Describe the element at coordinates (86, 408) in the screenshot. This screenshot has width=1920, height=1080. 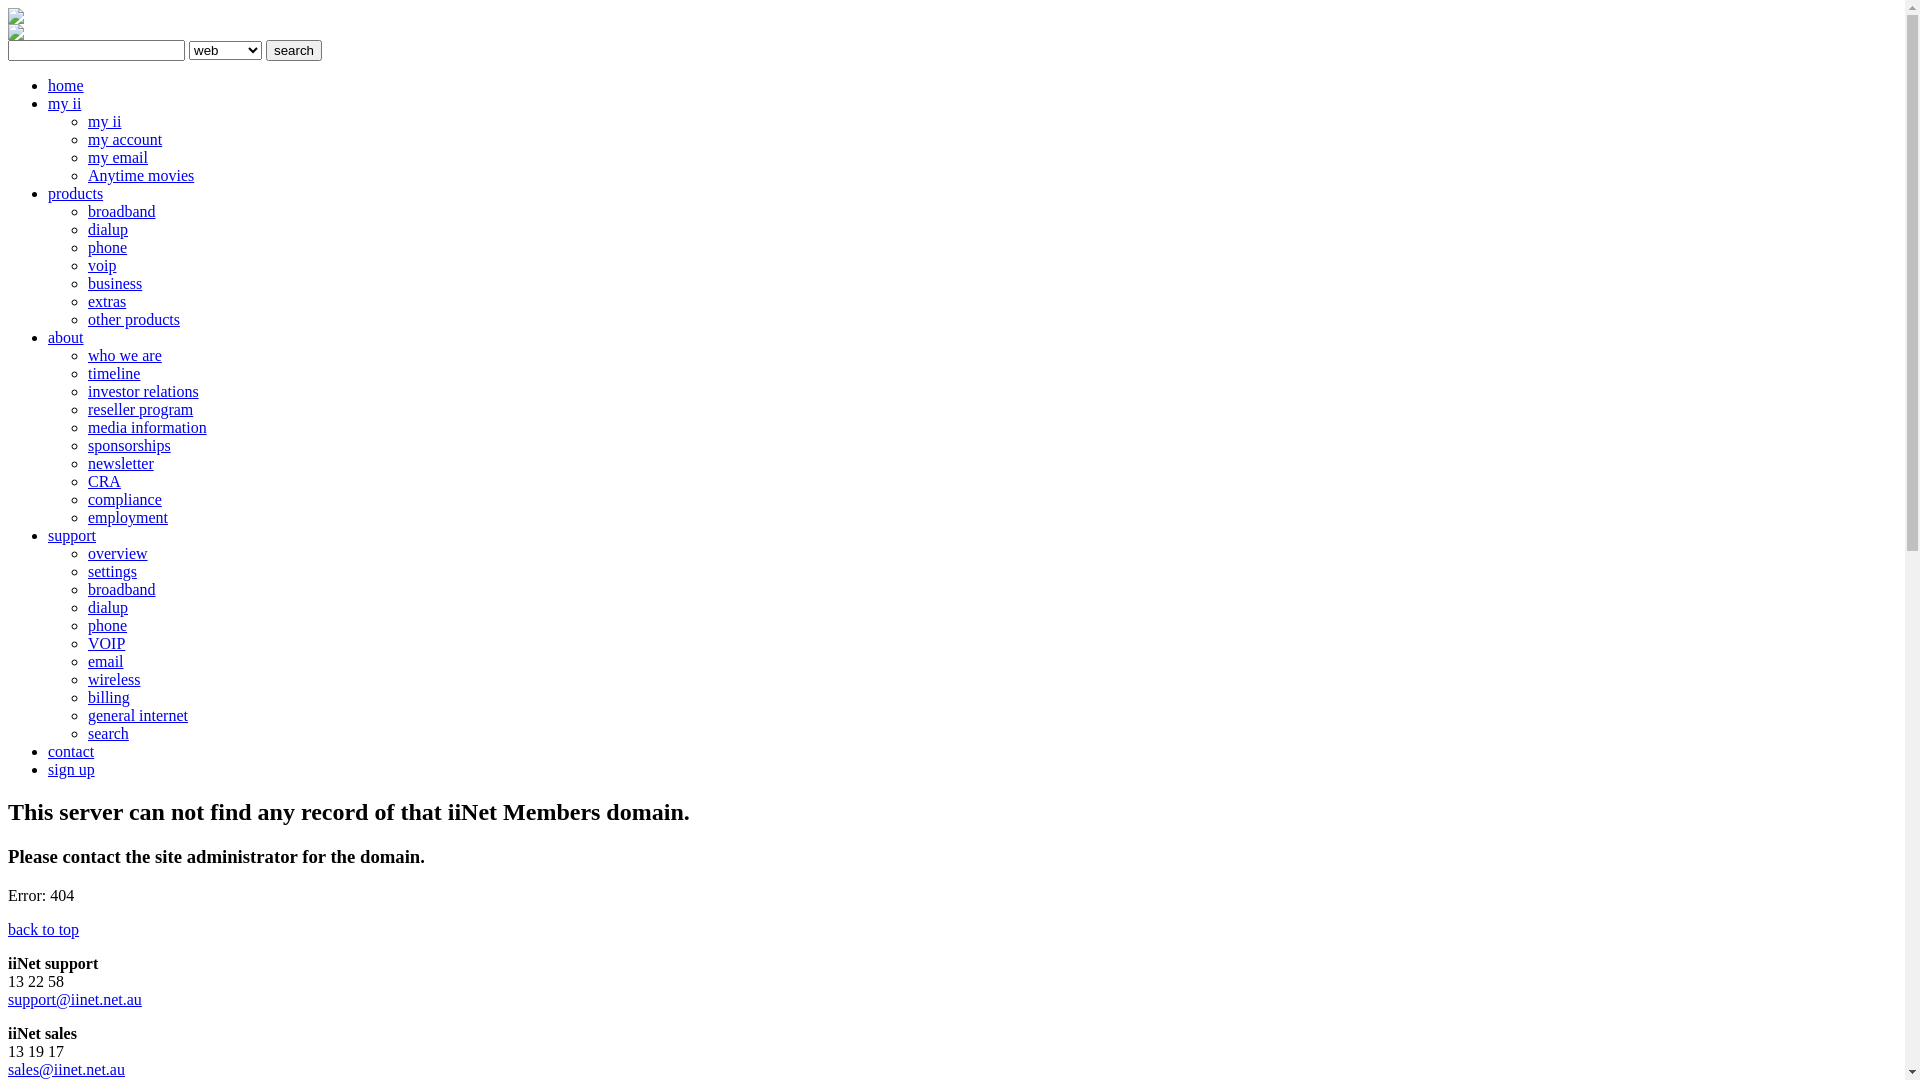
I see `'reseller program'` at that location.